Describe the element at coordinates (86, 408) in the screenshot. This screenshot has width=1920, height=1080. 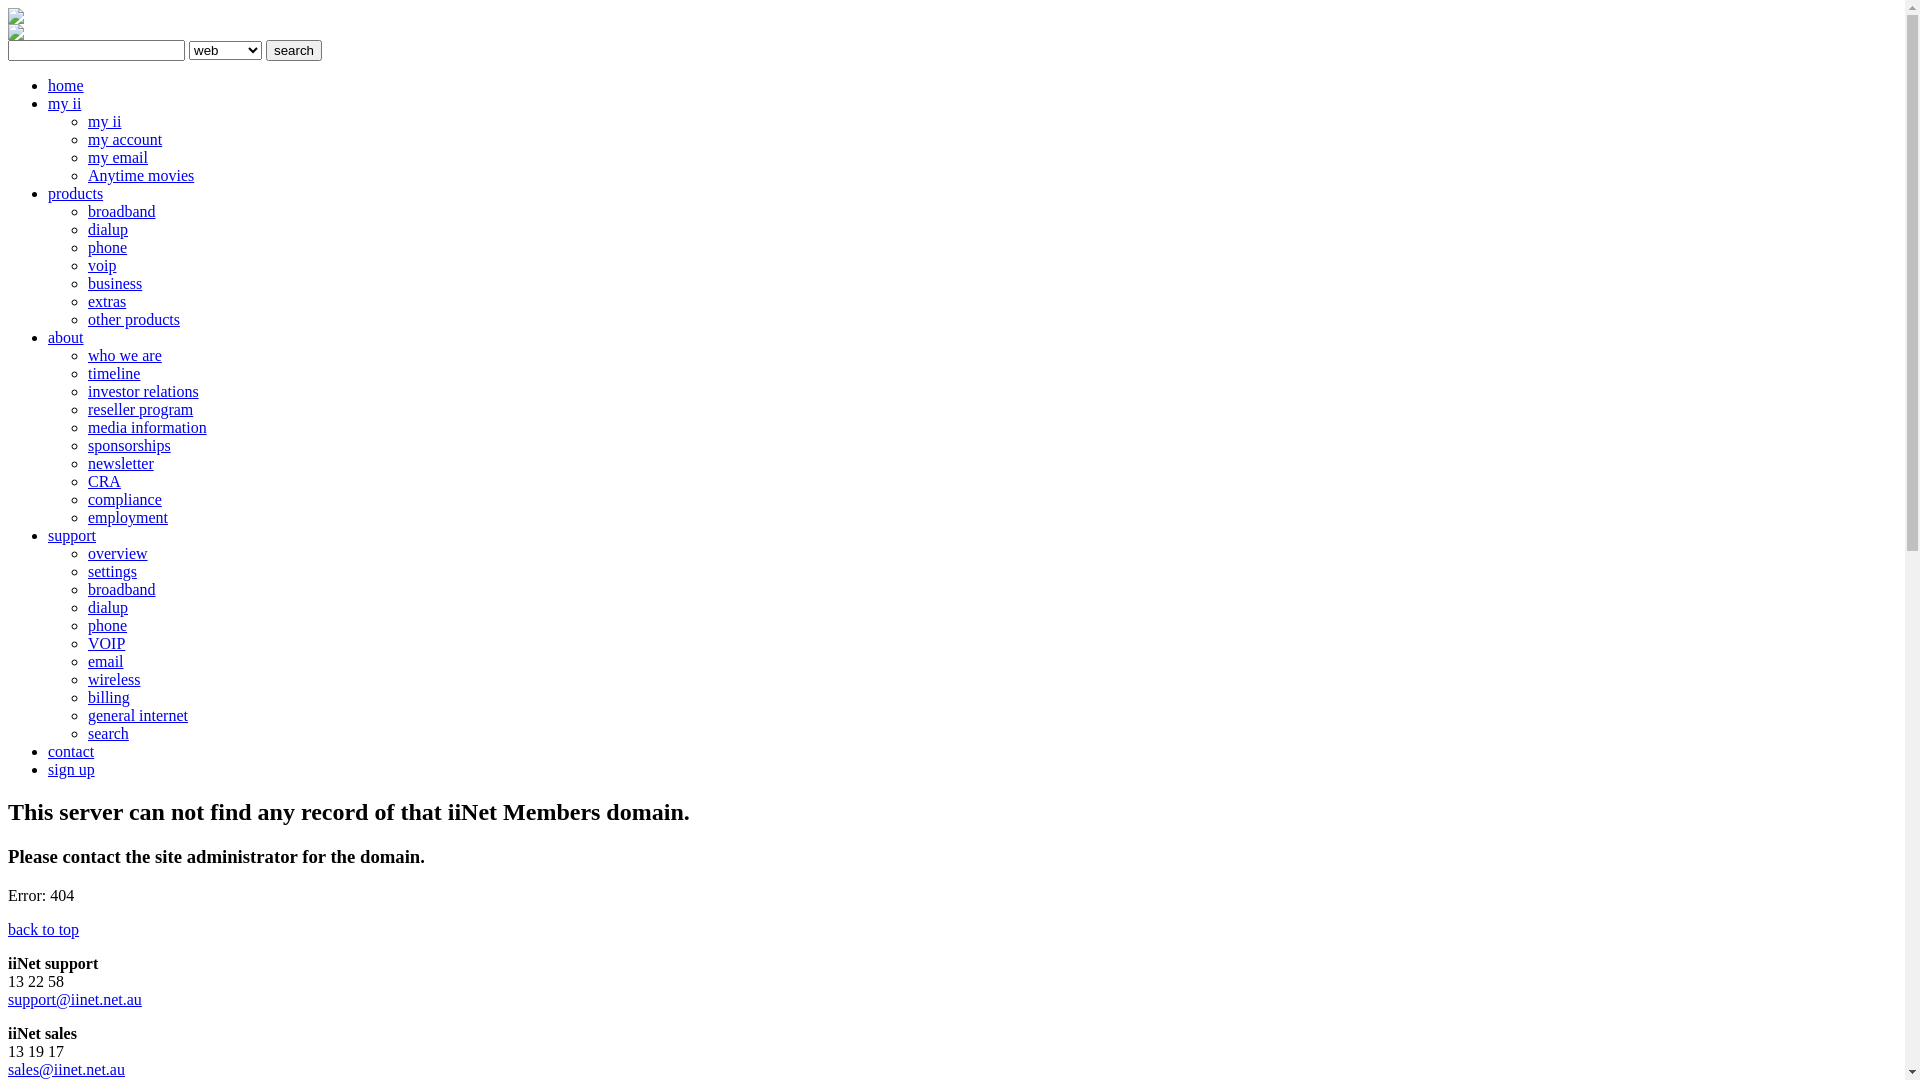
I see `'reseller program'` at that location.